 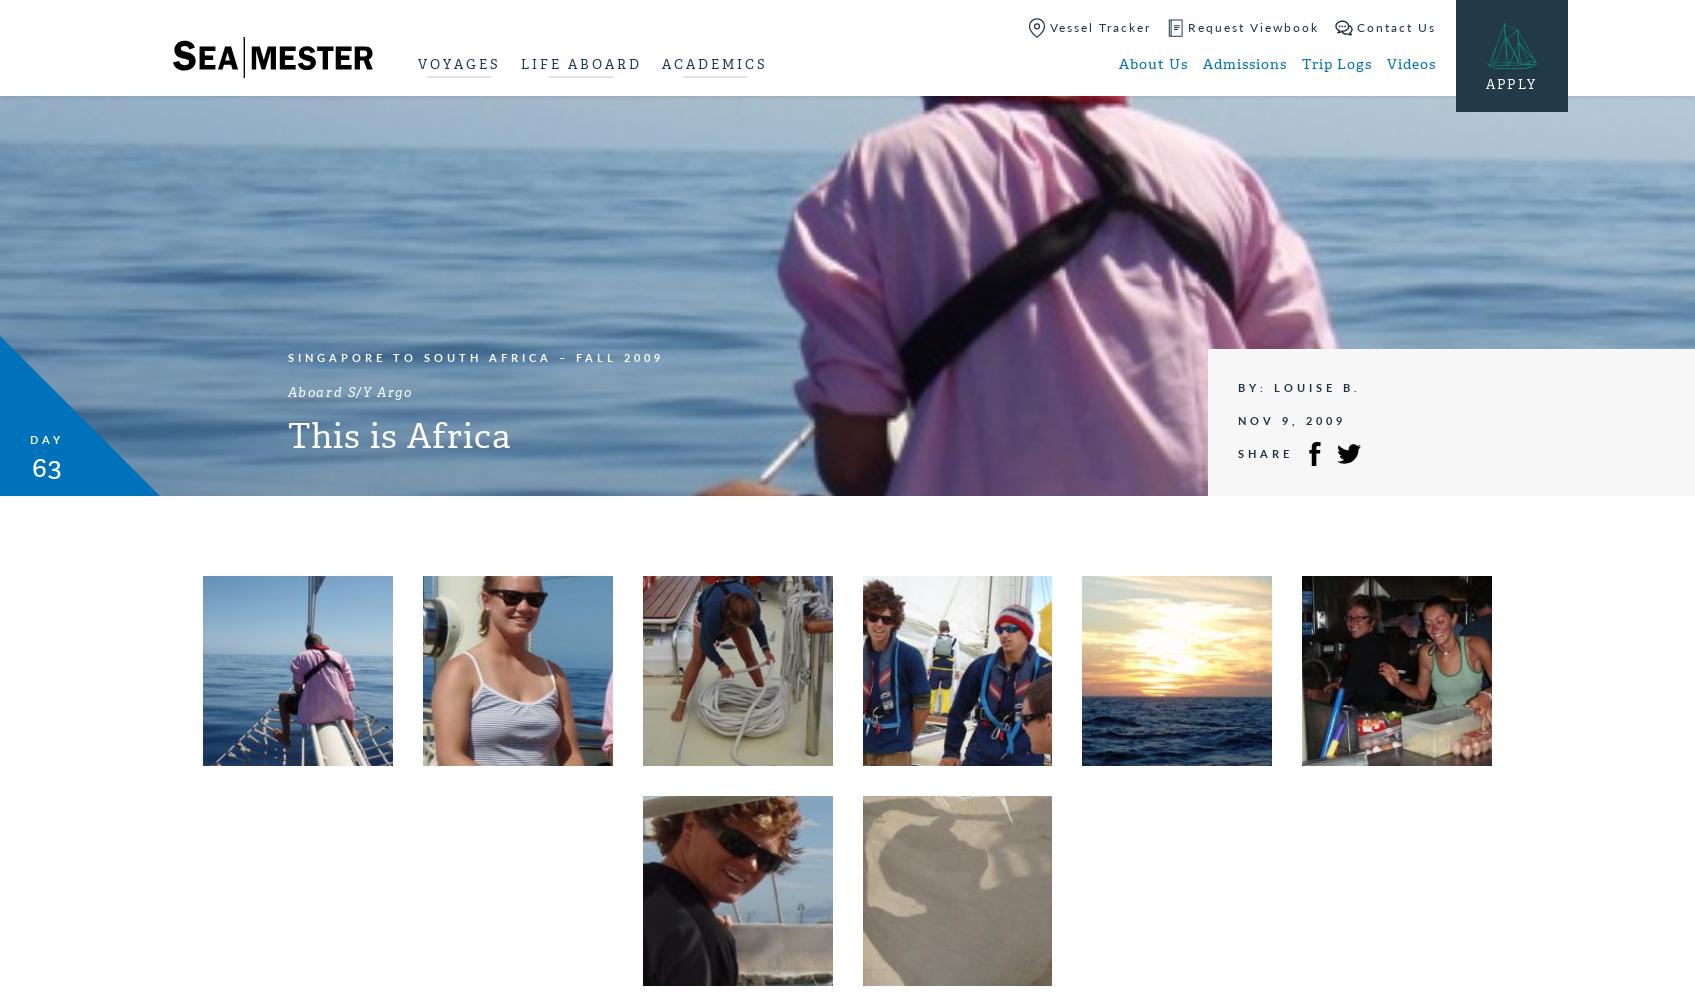 I want to click on 'Videos', so click(x=1385, y=62).